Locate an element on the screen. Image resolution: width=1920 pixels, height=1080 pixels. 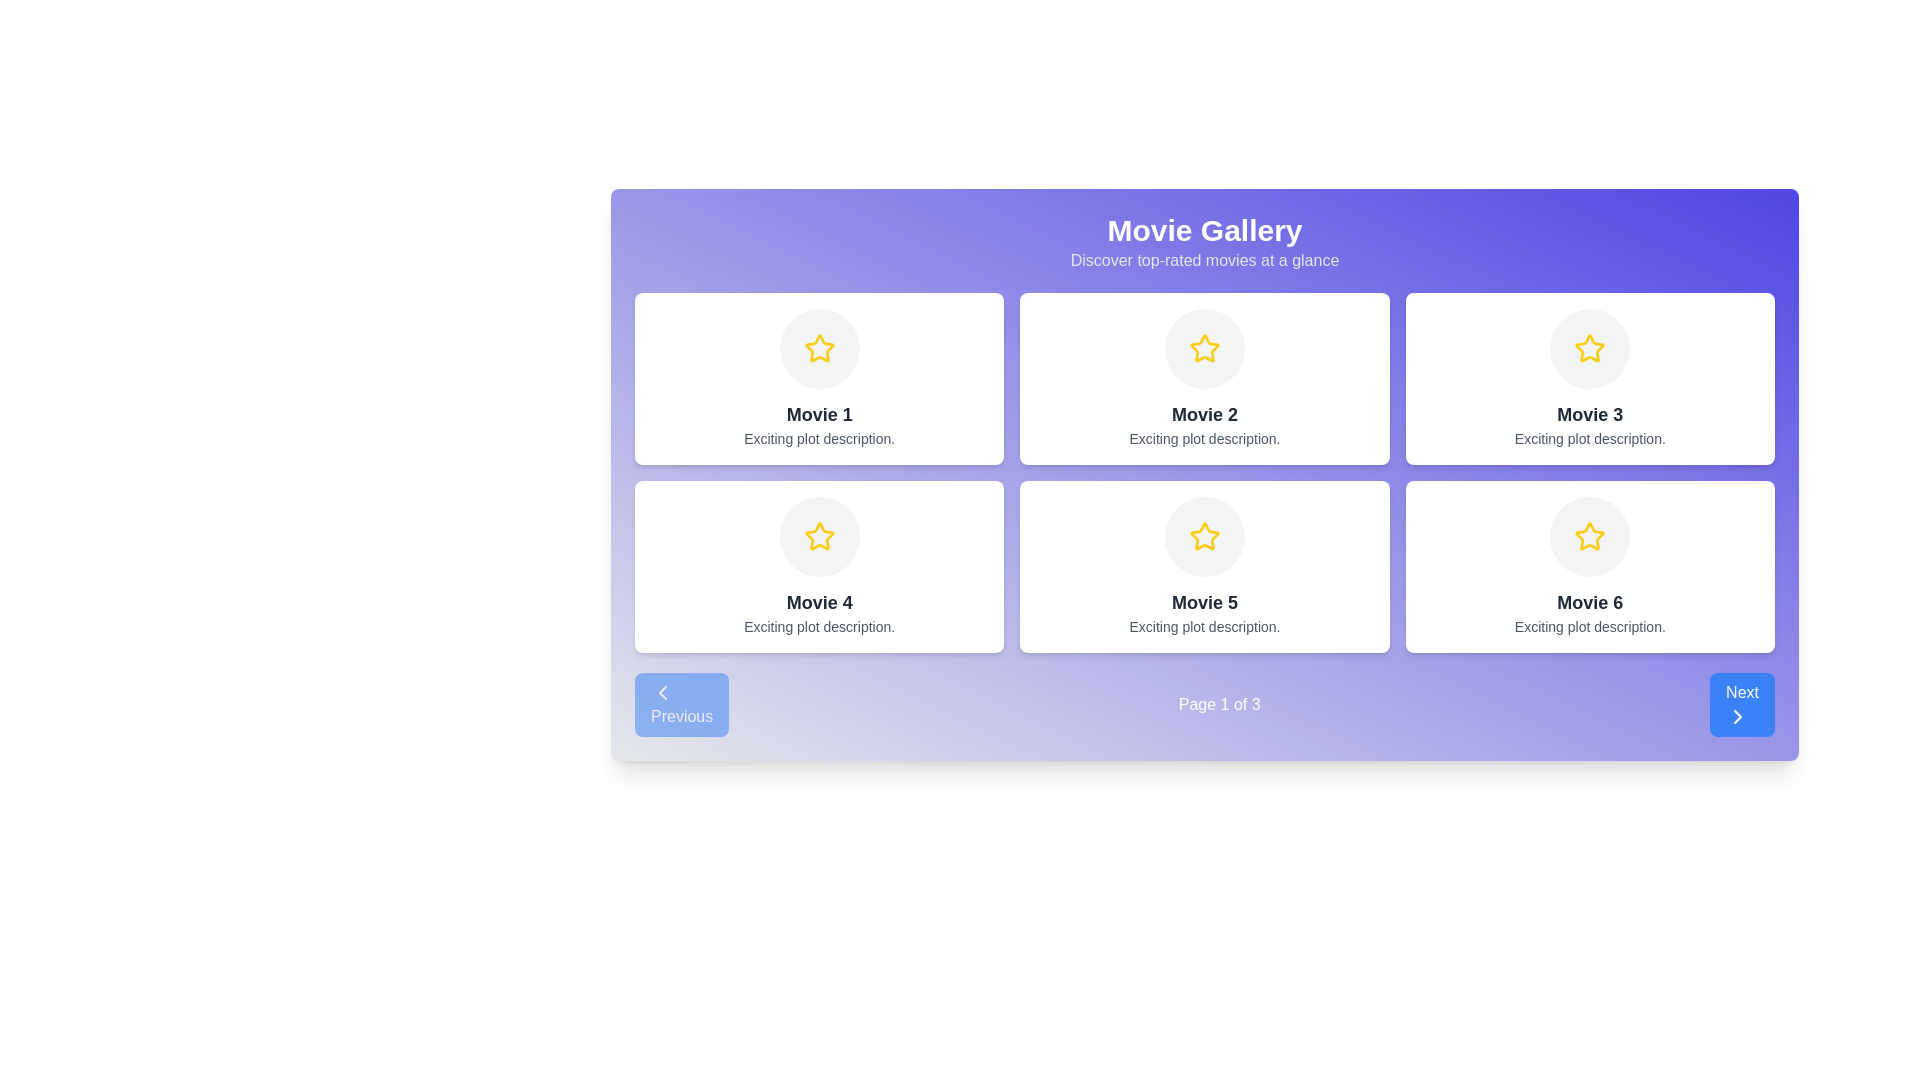
the interactive star icon representing the rating or marking preference for 'Movie 2' in the first row, second column of the grid layout is located at coordinates (1203, 347).